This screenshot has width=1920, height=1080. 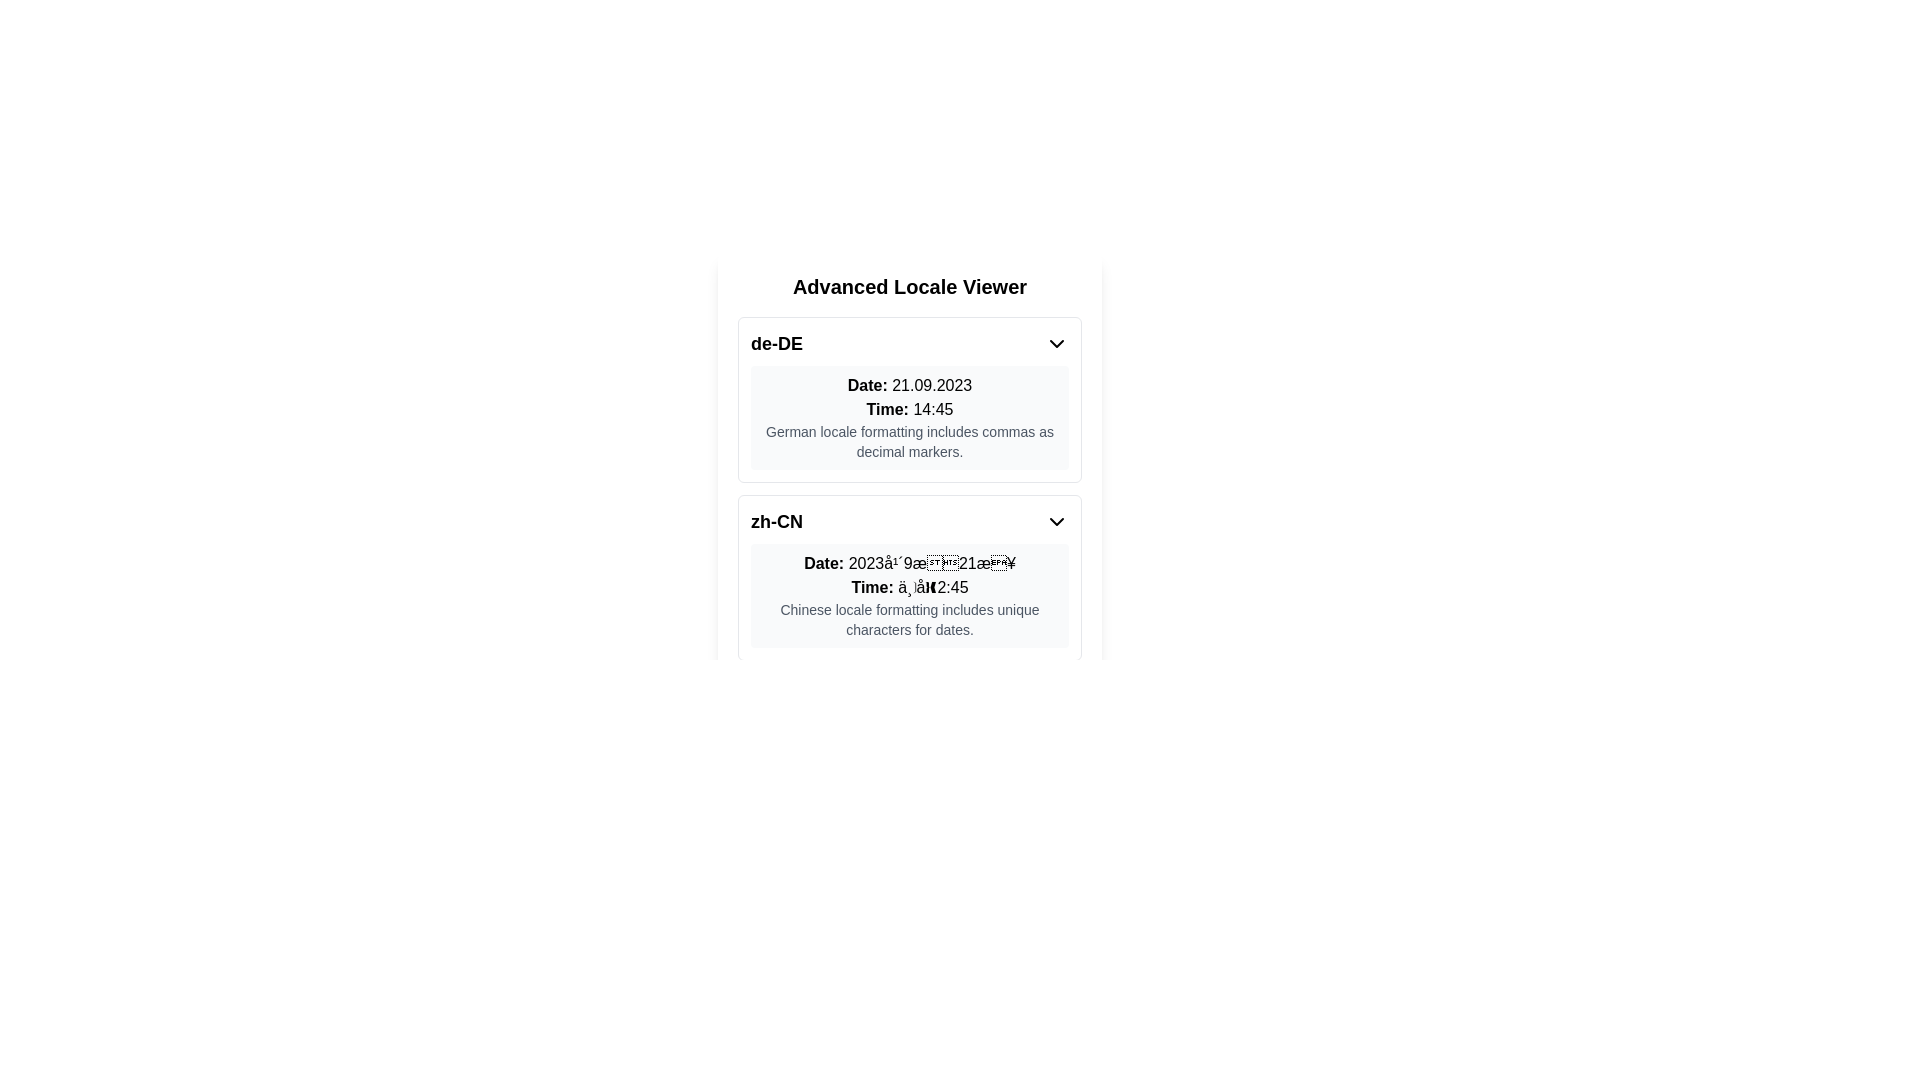 What do you see at coordinates (909, 385) in the screenshot?
I see `the text label displaying 'Date: 21.09.2023', which is styled with 'Date:' in bold and located in a light gray box with rounded corners` at bounding box center [909, 385].